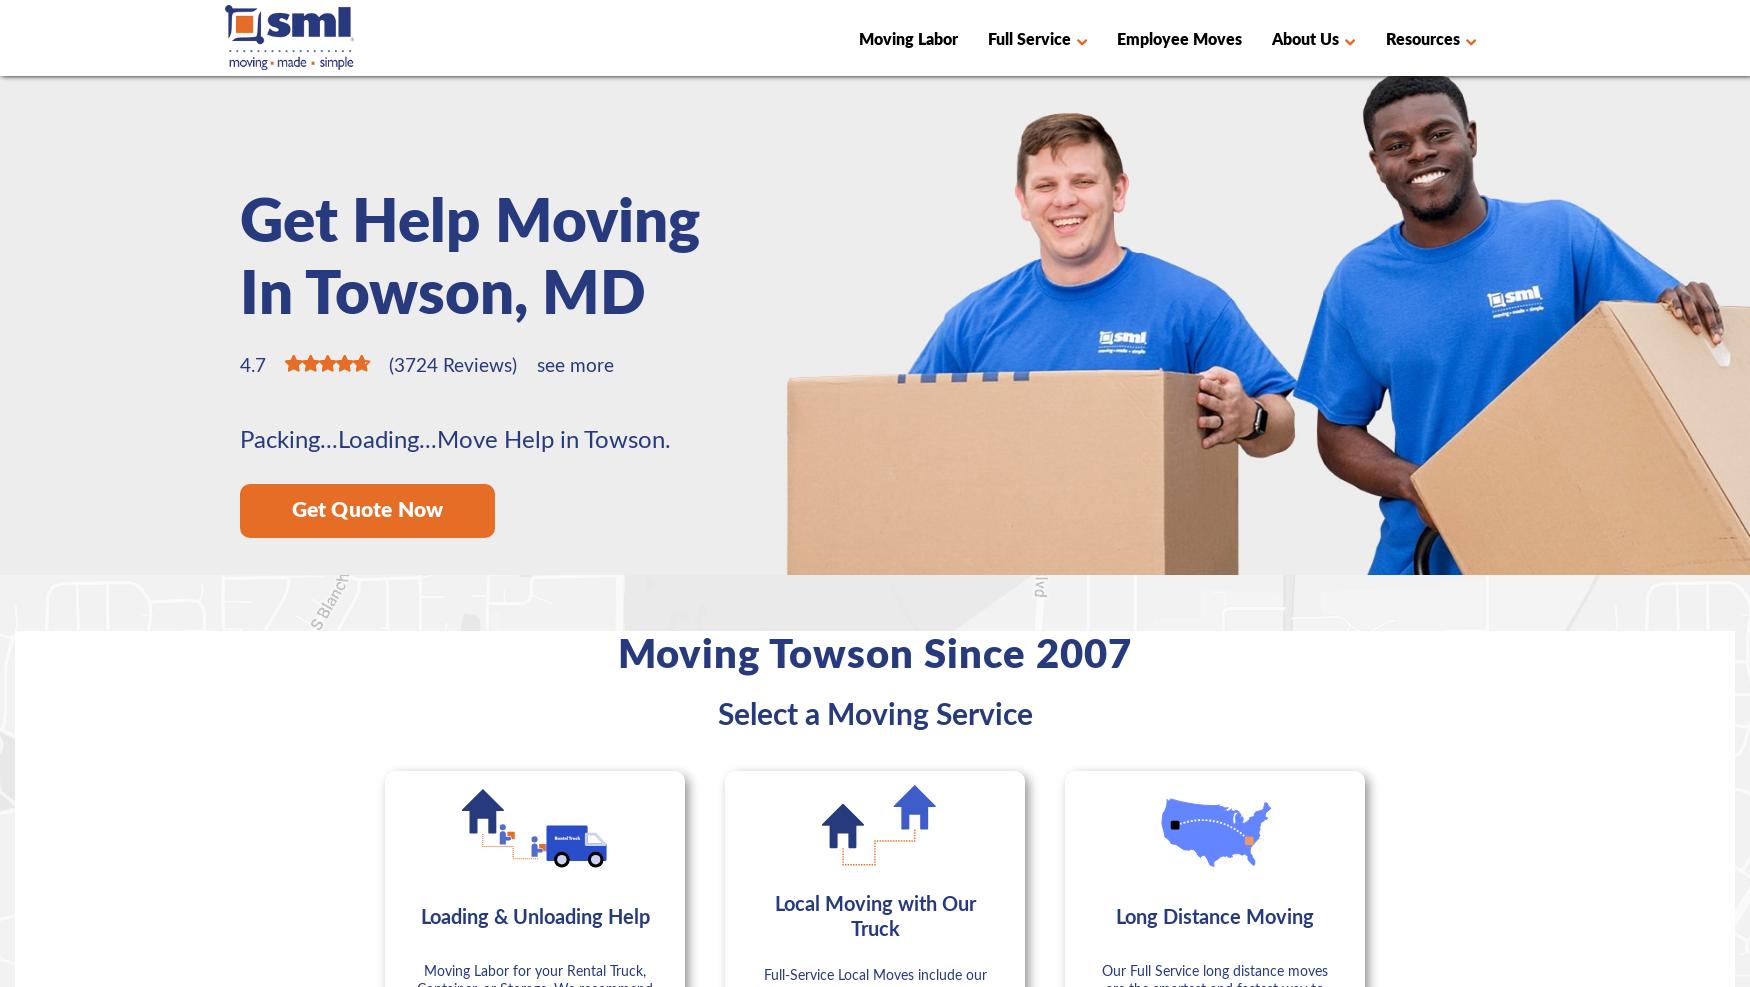 This screenshot has width=1750, height=987. I want to click on 'Select a Moving Service', so click(874, 714).